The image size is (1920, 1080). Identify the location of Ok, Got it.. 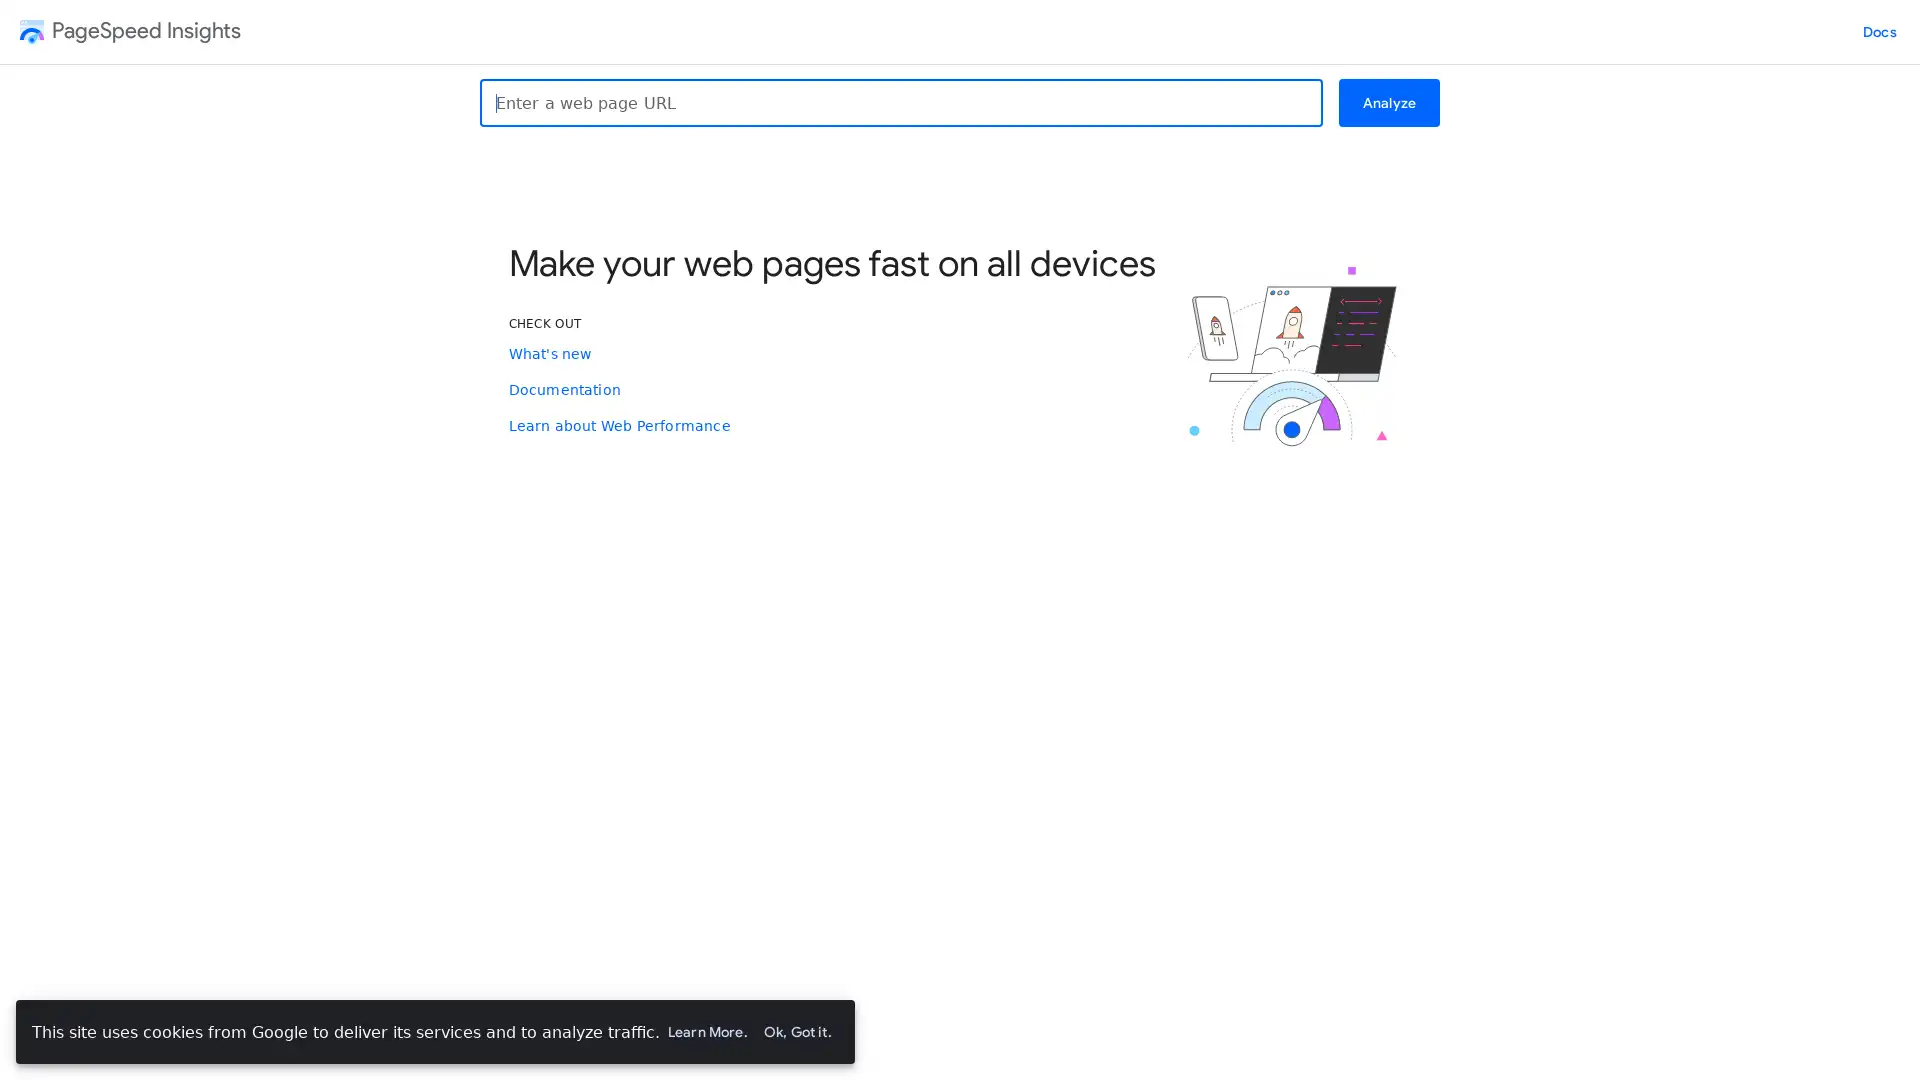
(795, 1032).